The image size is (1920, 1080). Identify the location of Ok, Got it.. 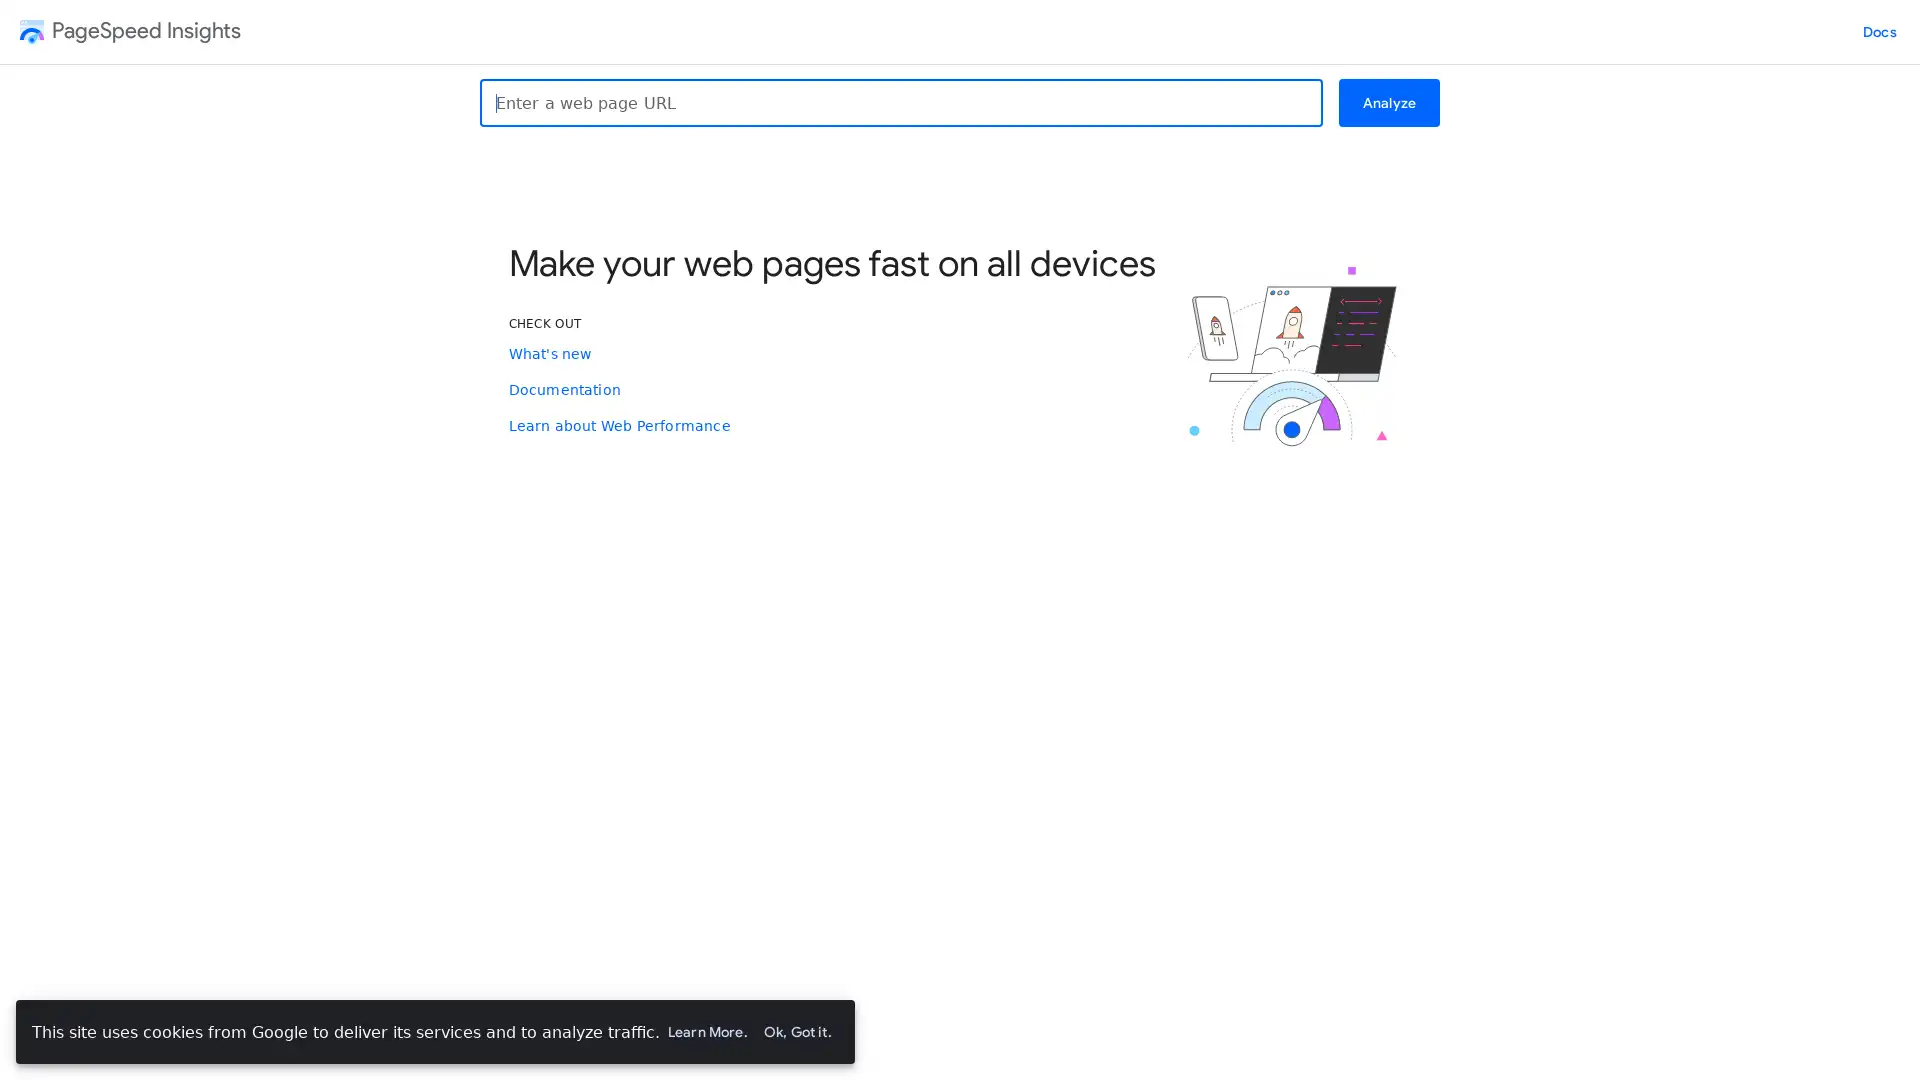
(795, 1032).